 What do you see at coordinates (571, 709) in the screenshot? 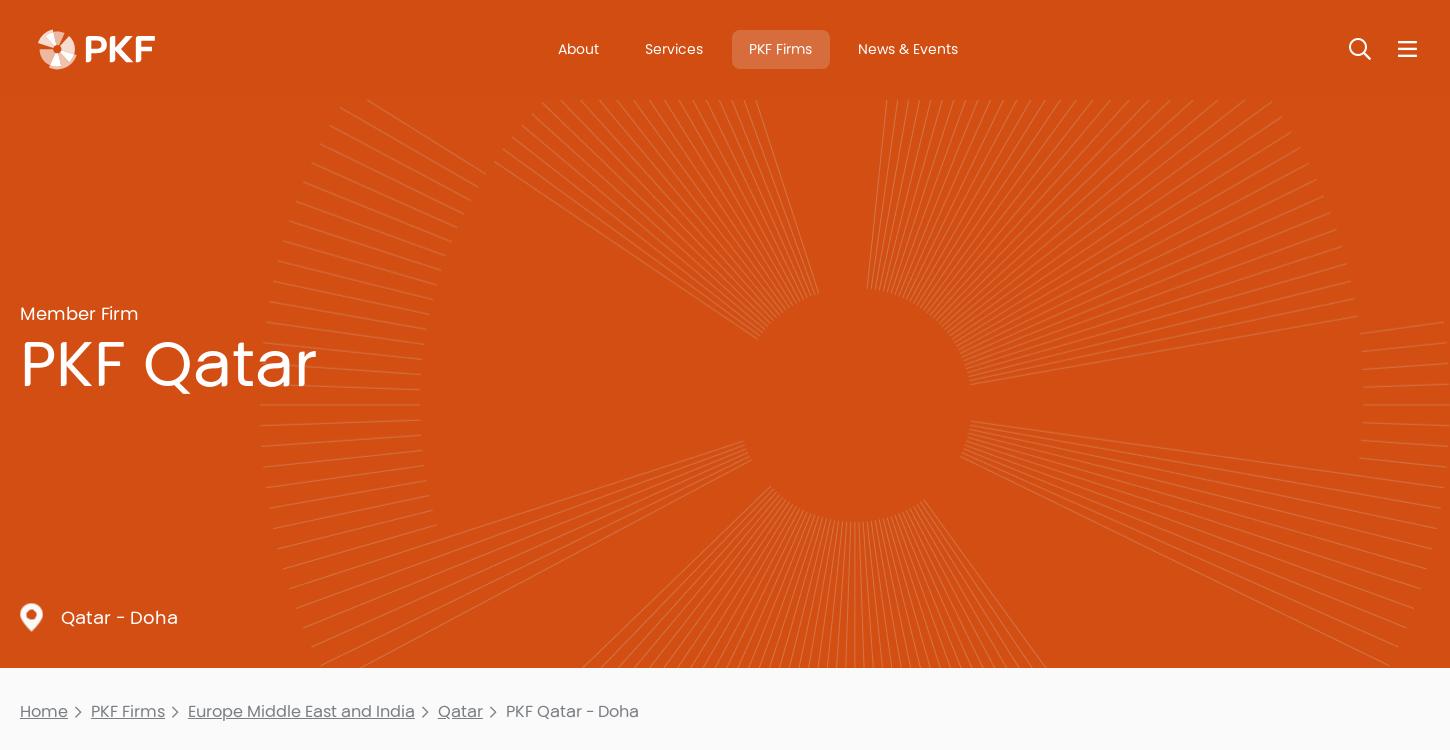
I see `'PKF Qatar - Doha'` at bounding box center [571, 709].